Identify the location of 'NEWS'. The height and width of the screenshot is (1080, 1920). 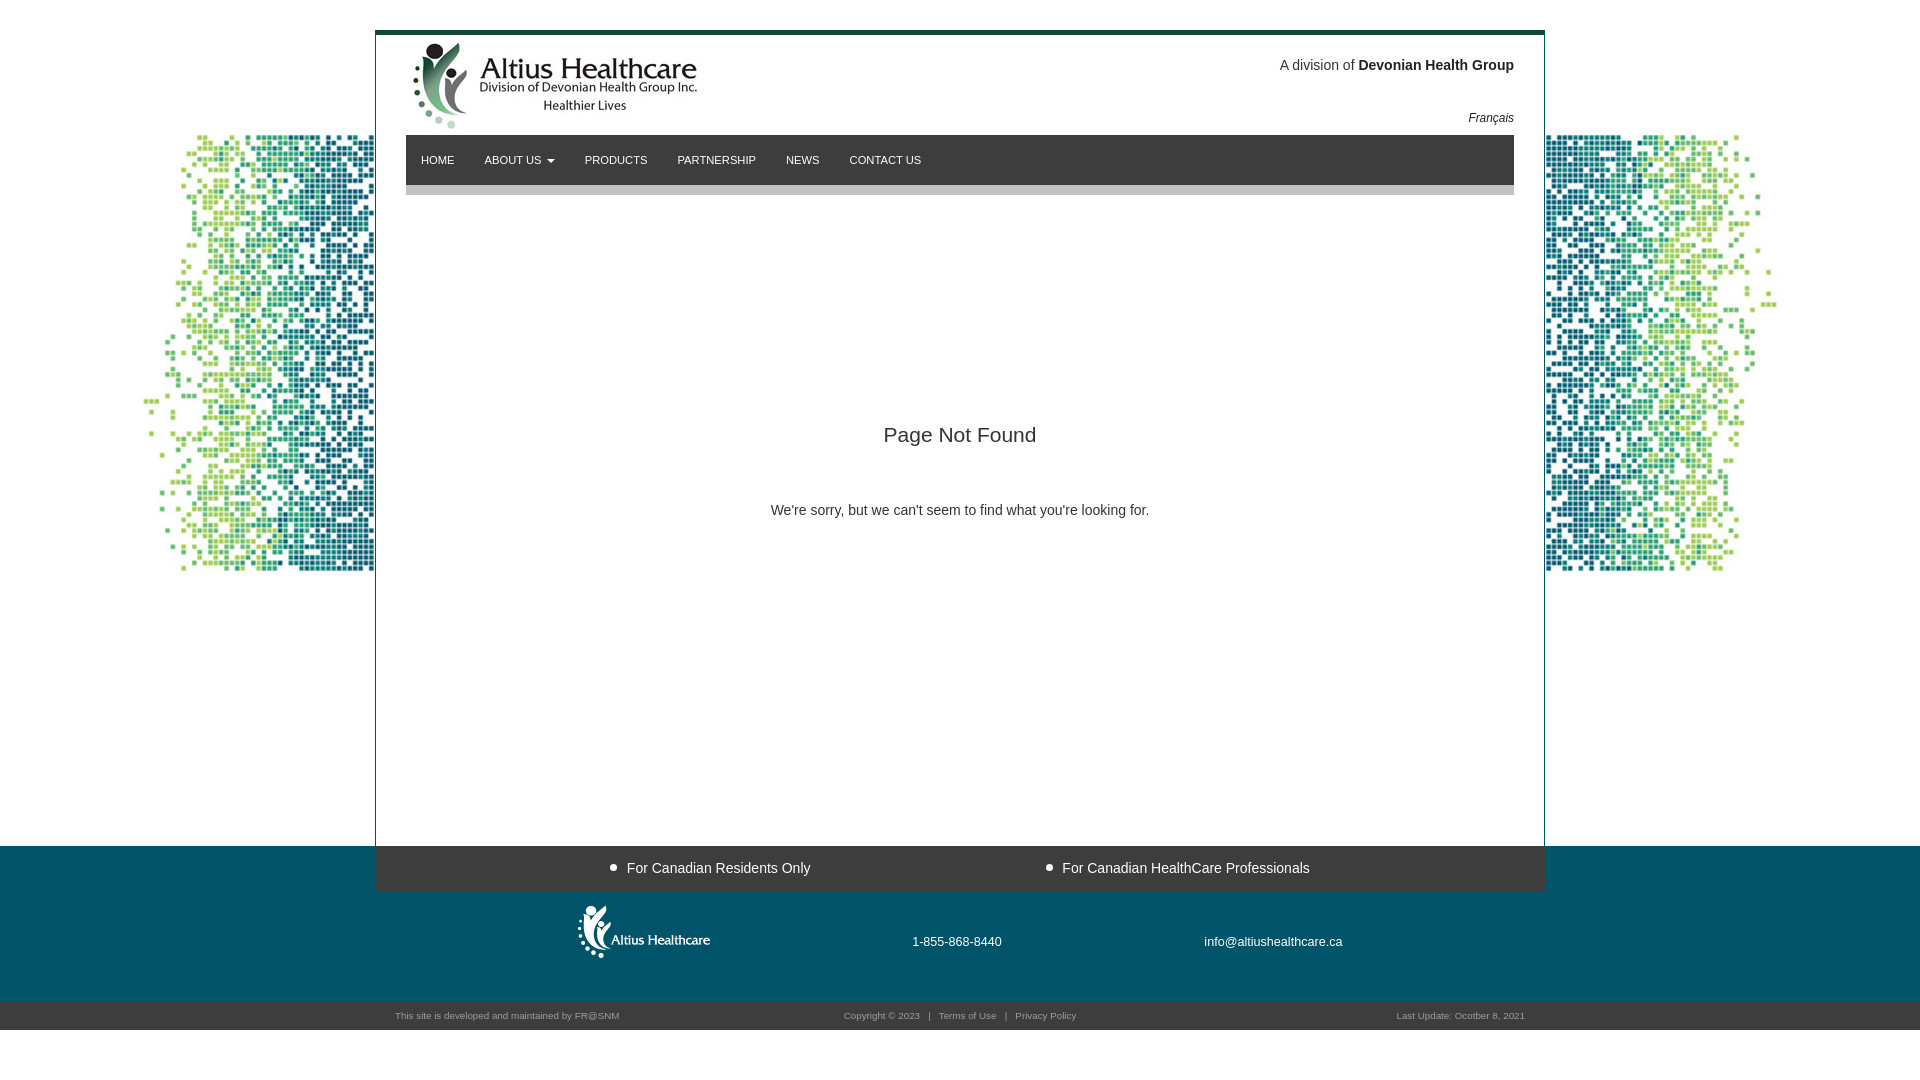
(802, 158).